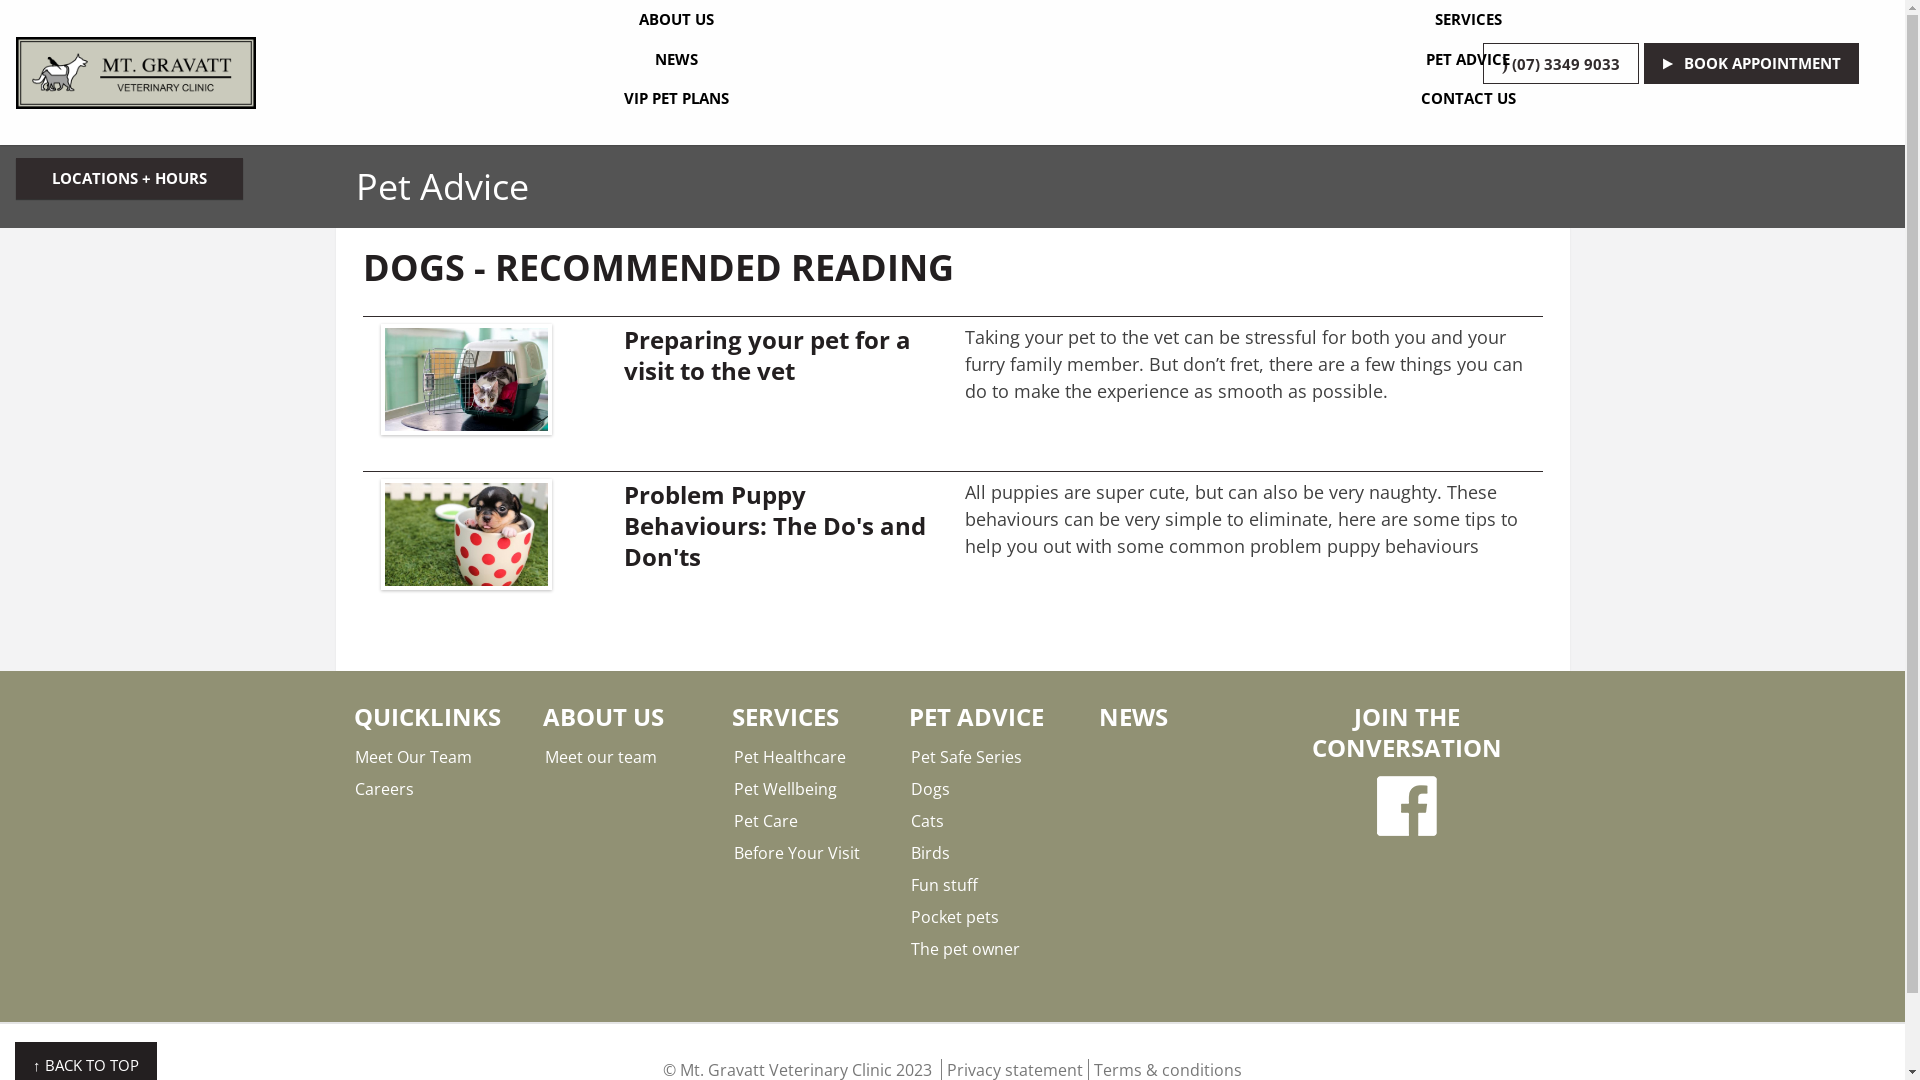 This screenshot has height=1080, width=1920. Describe the element at coordinates (814, 852) in the screenshot. I see `'Before Your Visit'` at that location.